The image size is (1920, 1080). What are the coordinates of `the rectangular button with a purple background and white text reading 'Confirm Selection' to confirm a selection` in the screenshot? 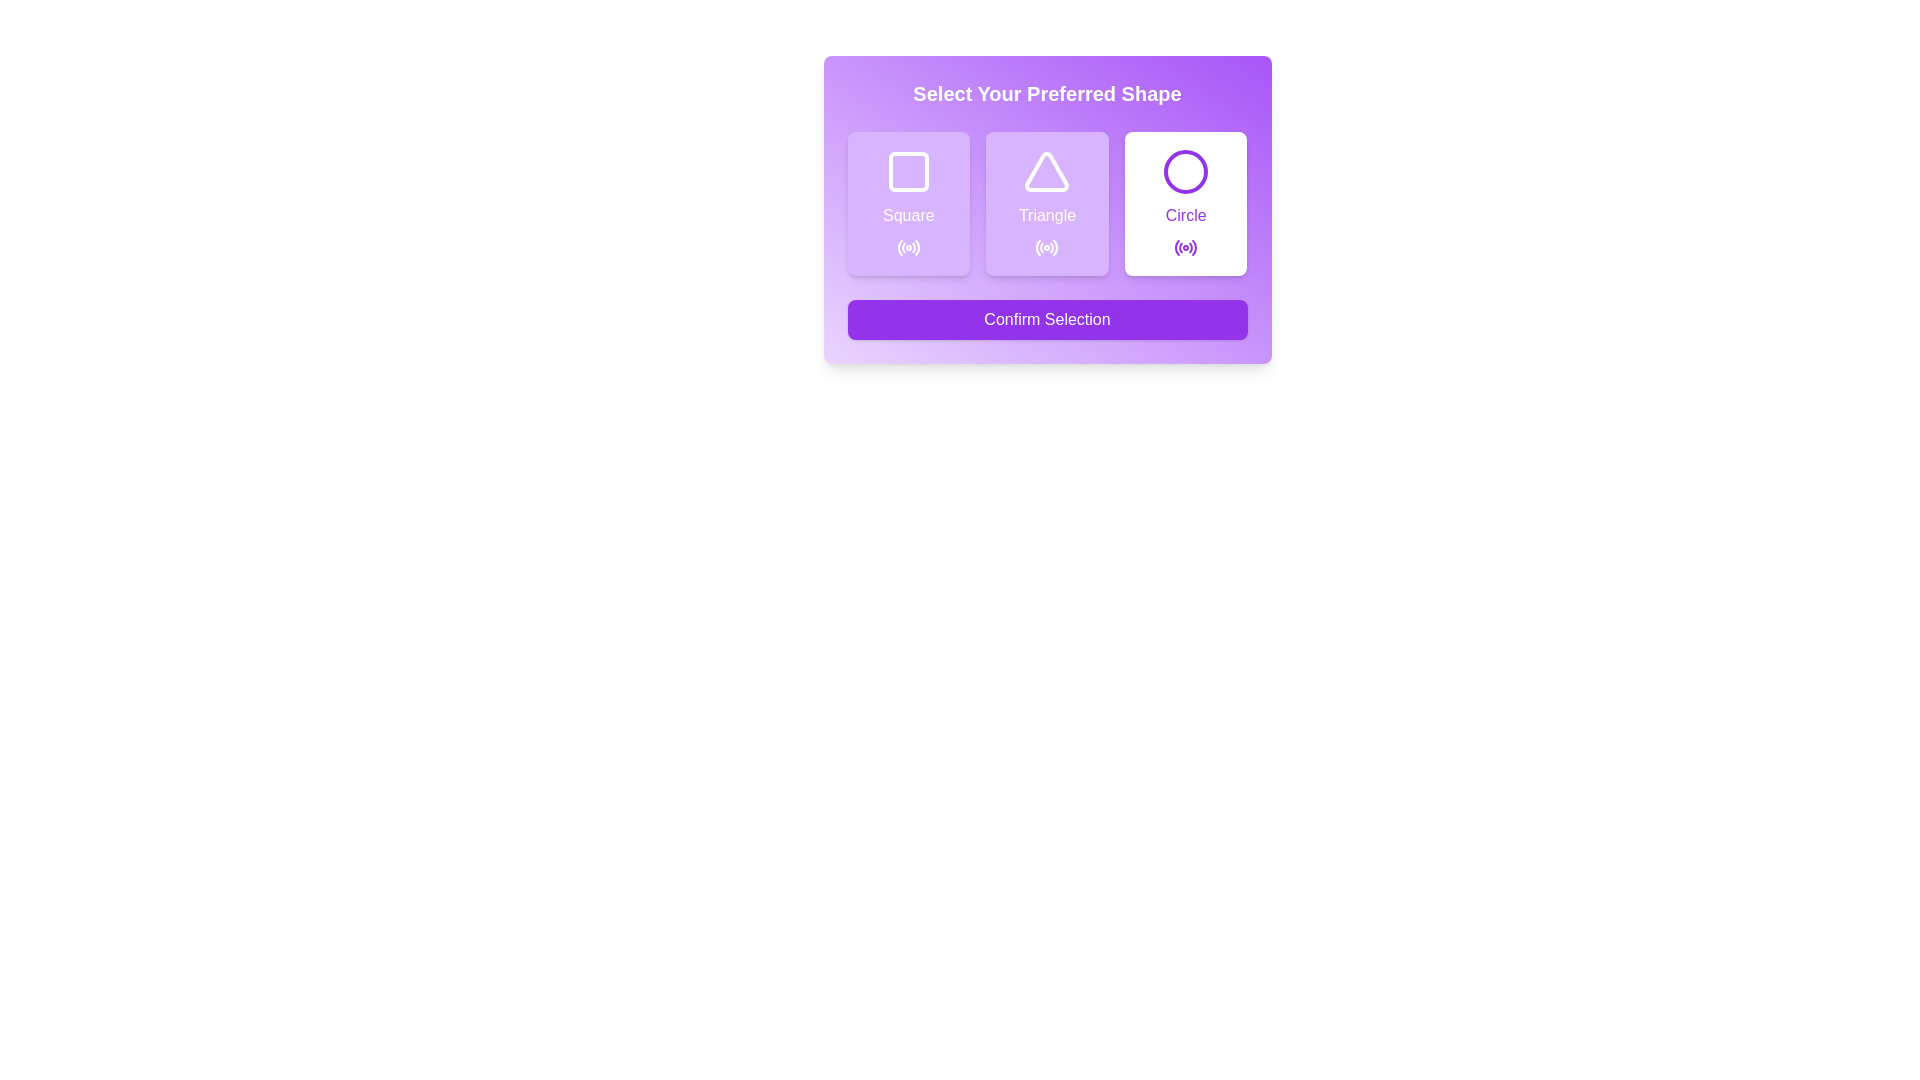 It's located at (1046, 319).